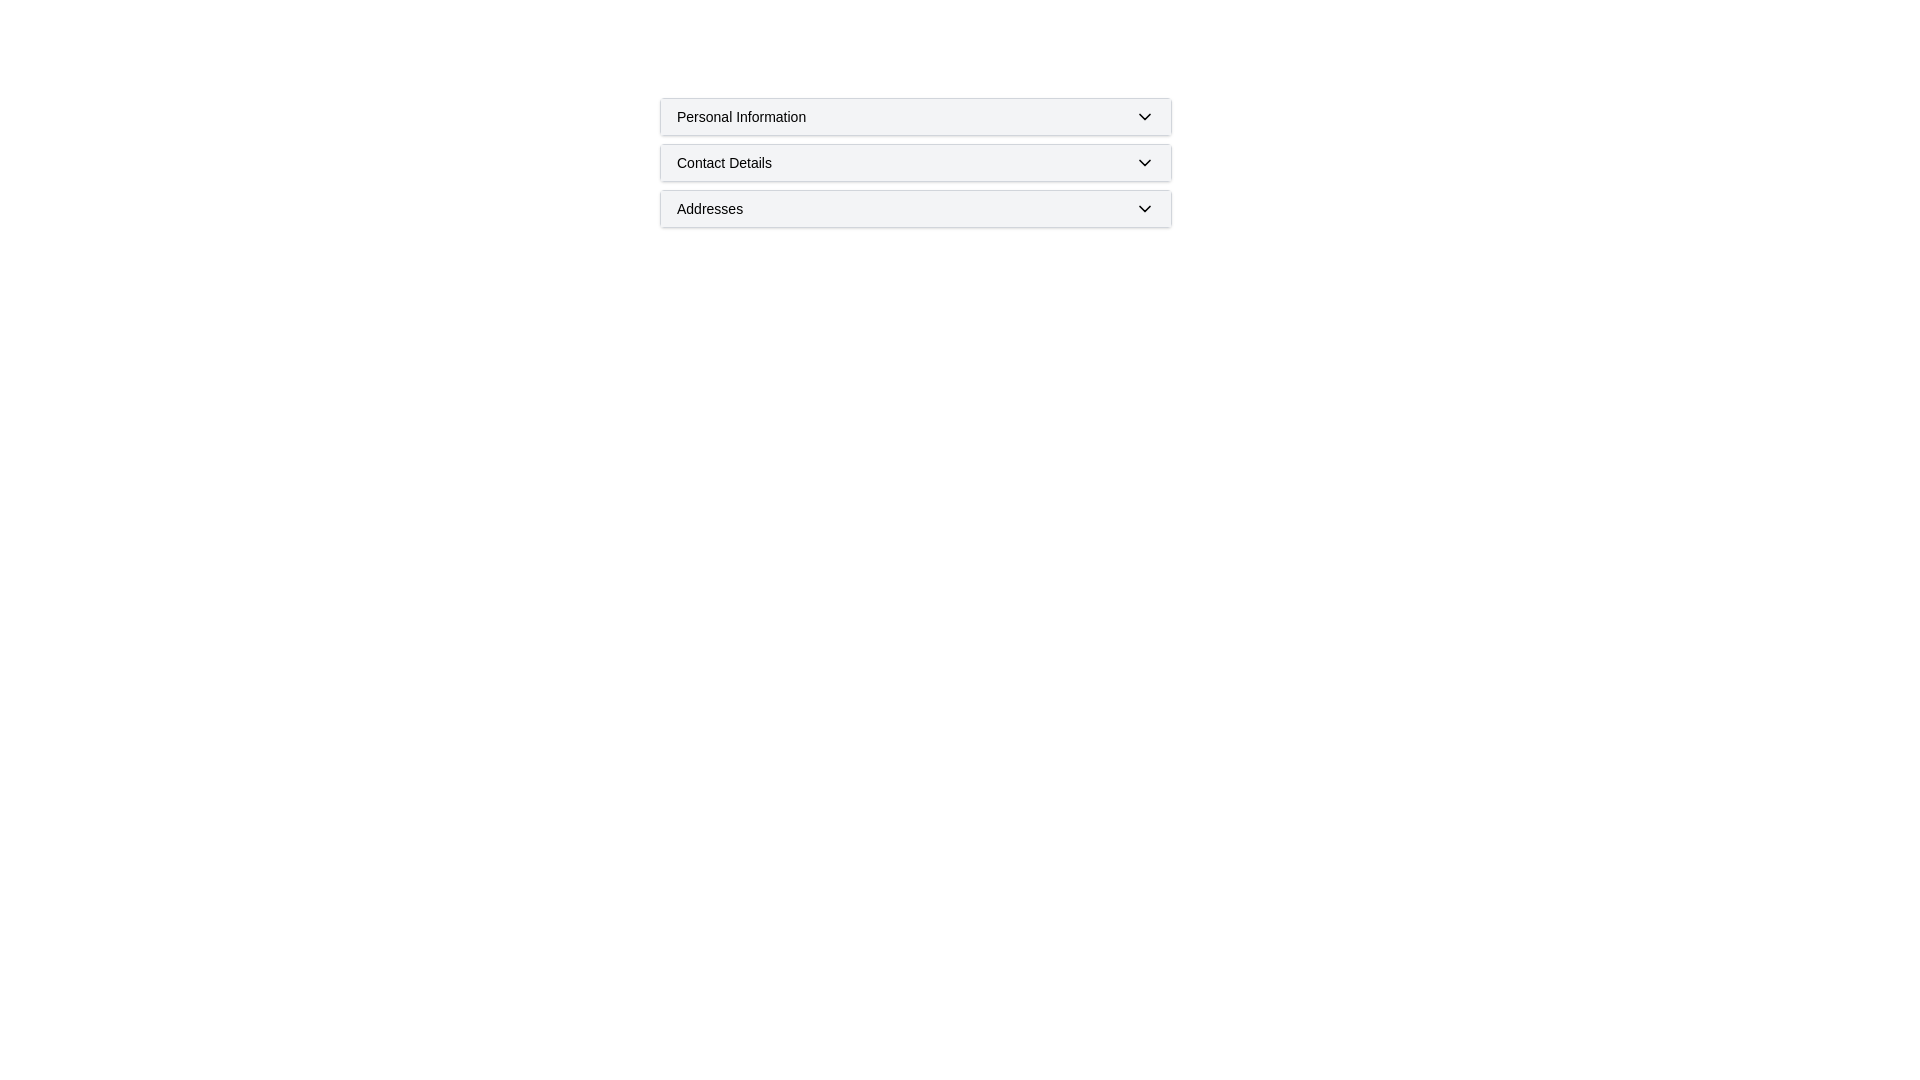 The width and height of the screenshot is (1920, 1080). Describe the element at coordinates (1145, 208) in the screenshot. I see `the Dropdown toggle icon (chevron) located on the far right side of the 'Addresses' section` at that location.